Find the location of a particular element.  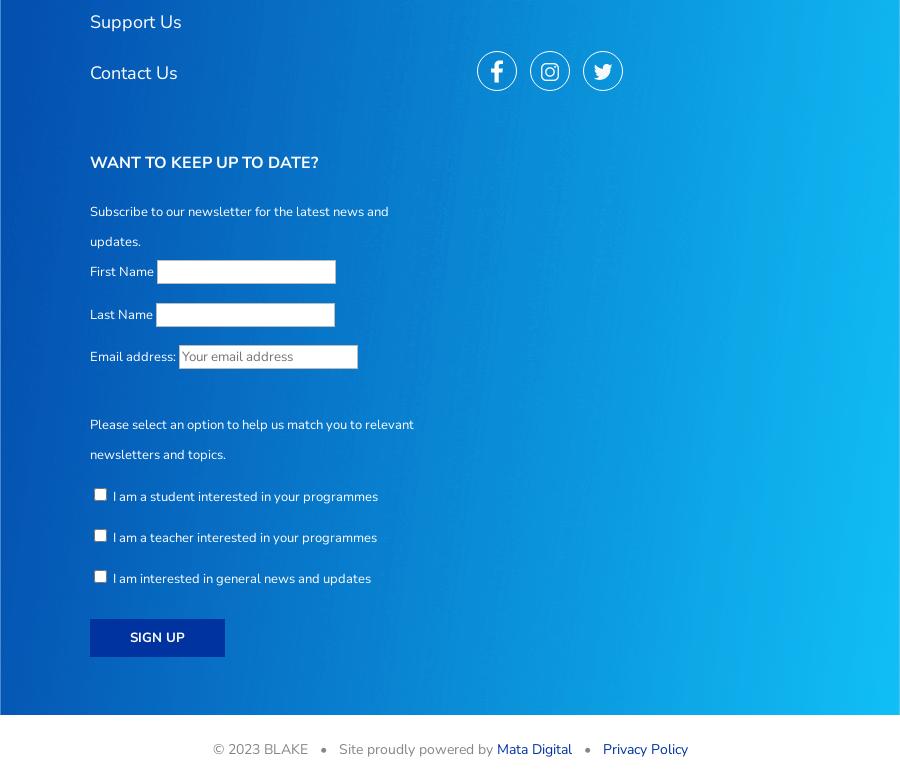

'Want to keep up to date?' is located at coordinates (204, 163).